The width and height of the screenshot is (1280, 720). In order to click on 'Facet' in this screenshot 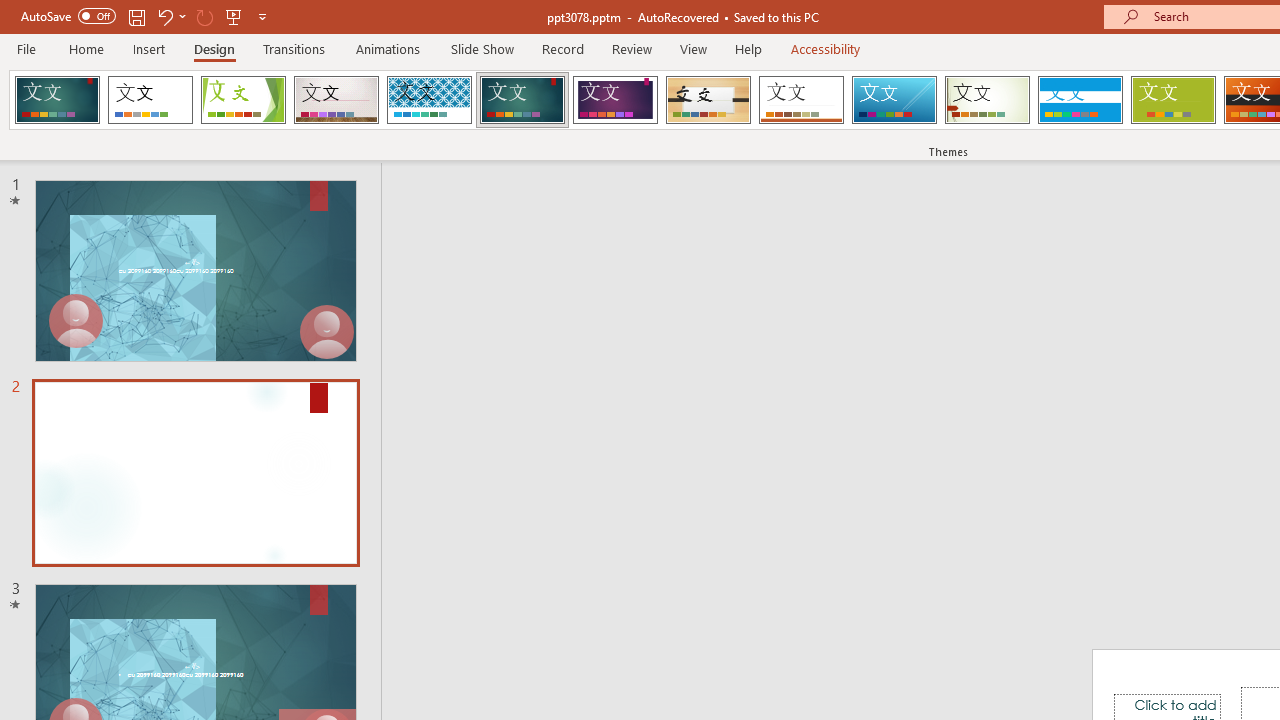, I will do `click(242, 100)`.